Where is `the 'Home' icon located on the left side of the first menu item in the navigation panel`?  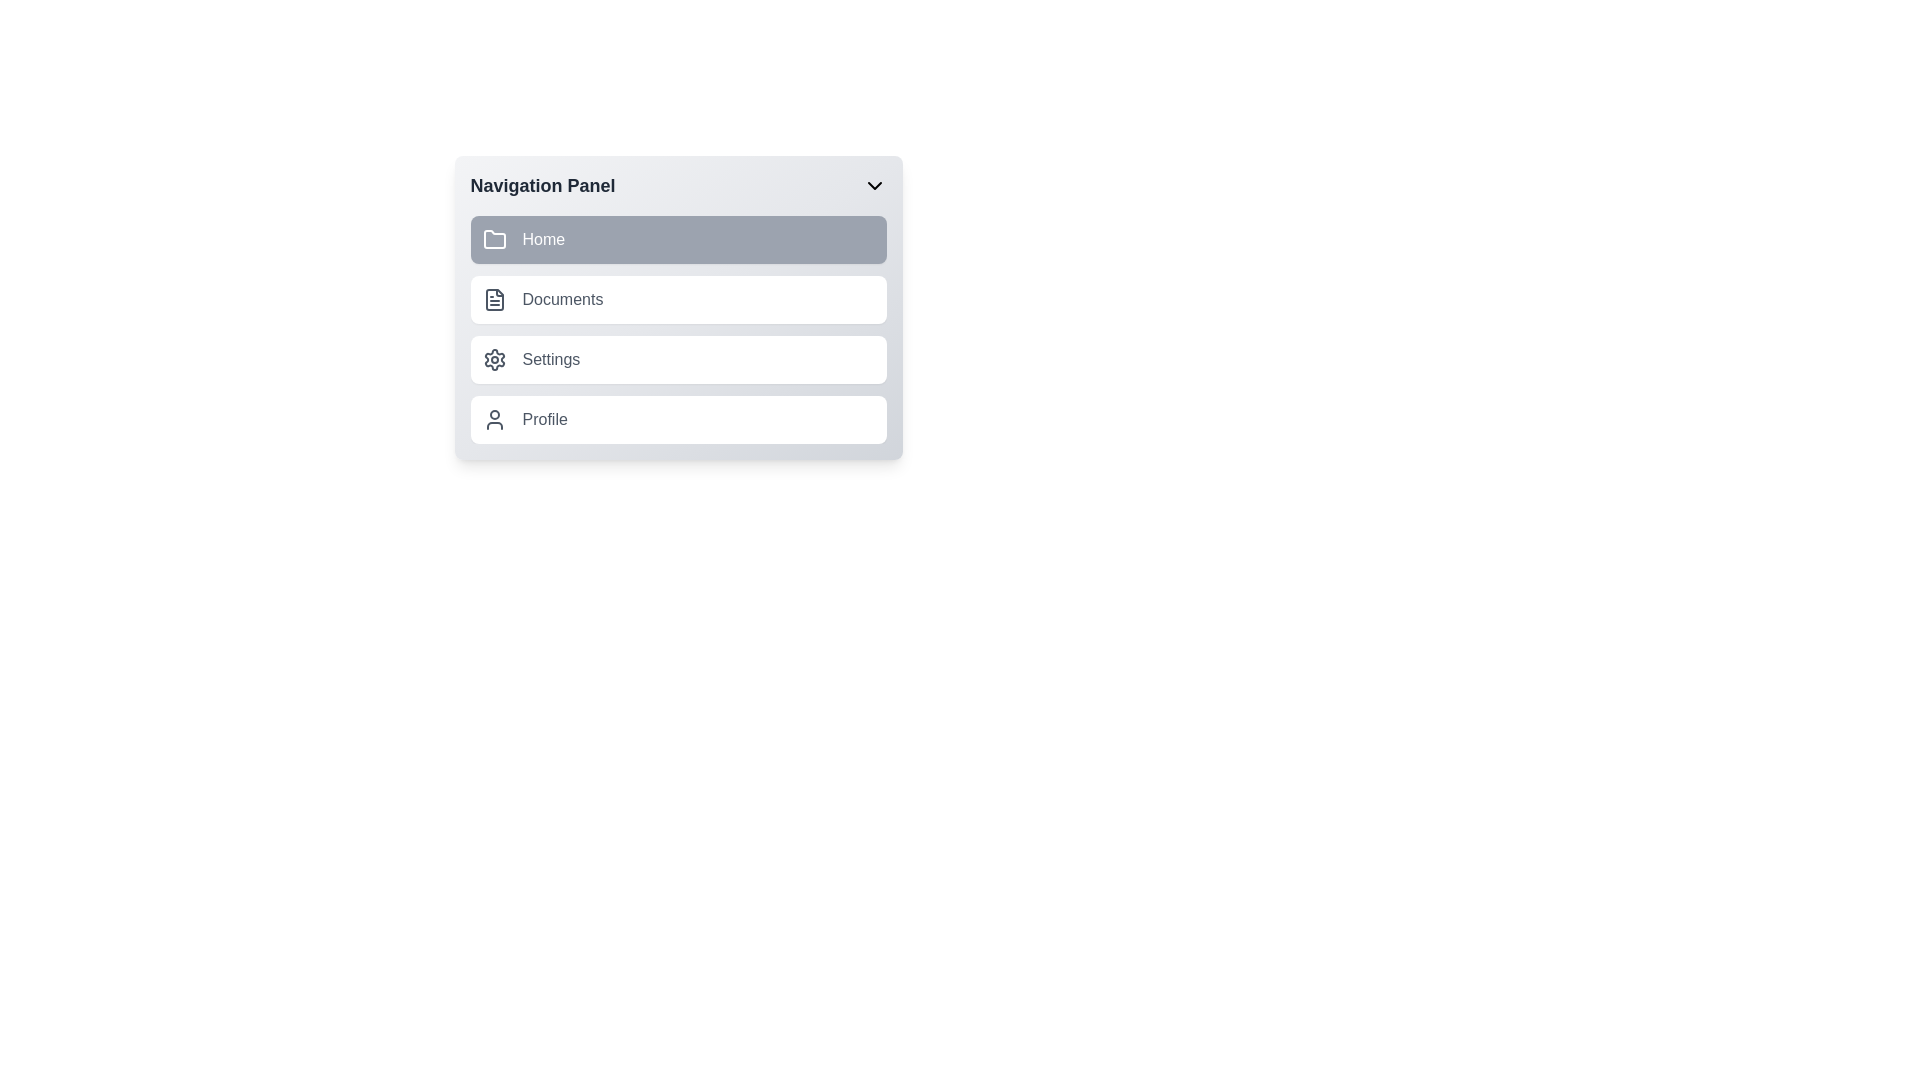 the 'Home' icon located on the left side of the first menu item in the navigation panel is located at coordinates (494, 238).